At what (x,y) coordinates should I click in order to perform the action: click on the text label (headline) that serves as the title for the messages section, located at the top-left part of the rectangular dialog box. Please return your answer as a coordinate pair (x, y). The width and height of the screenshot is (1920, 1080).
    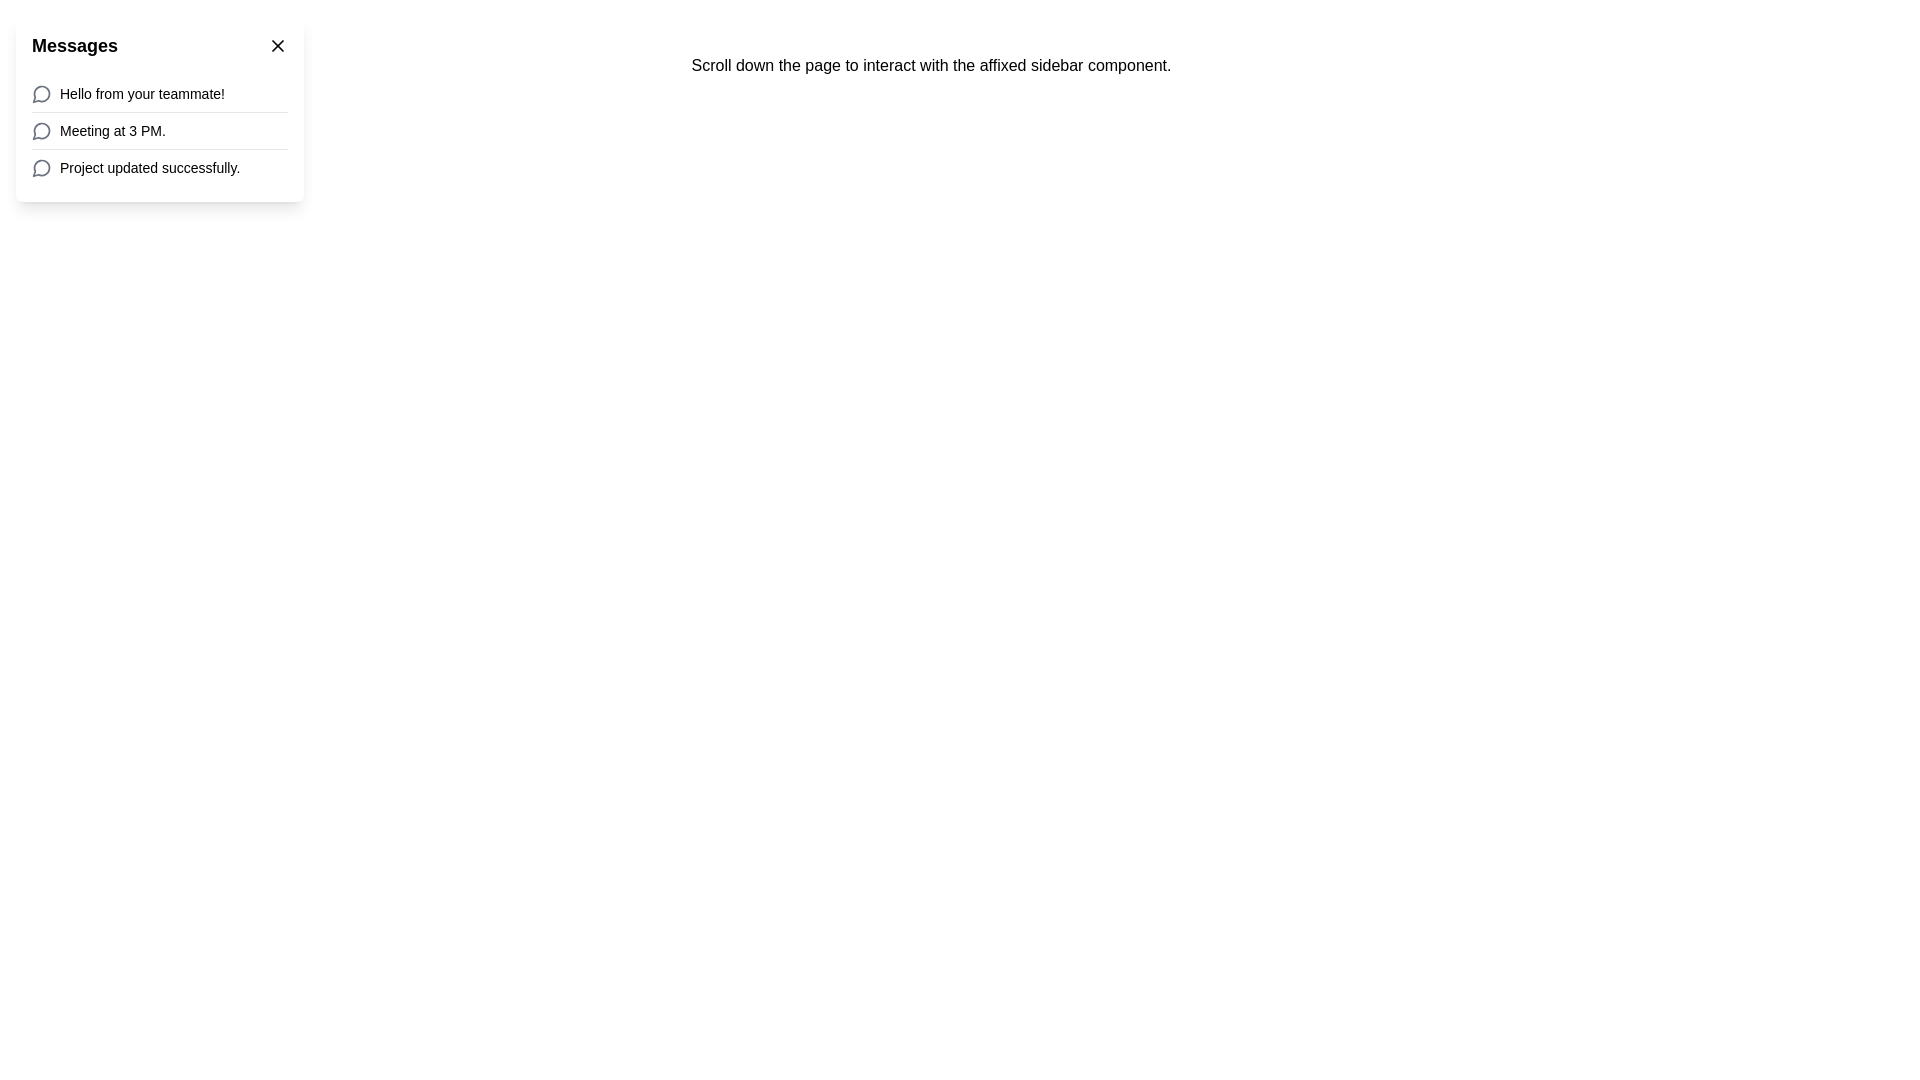
    Looking at the image, I should click on (75, 45).